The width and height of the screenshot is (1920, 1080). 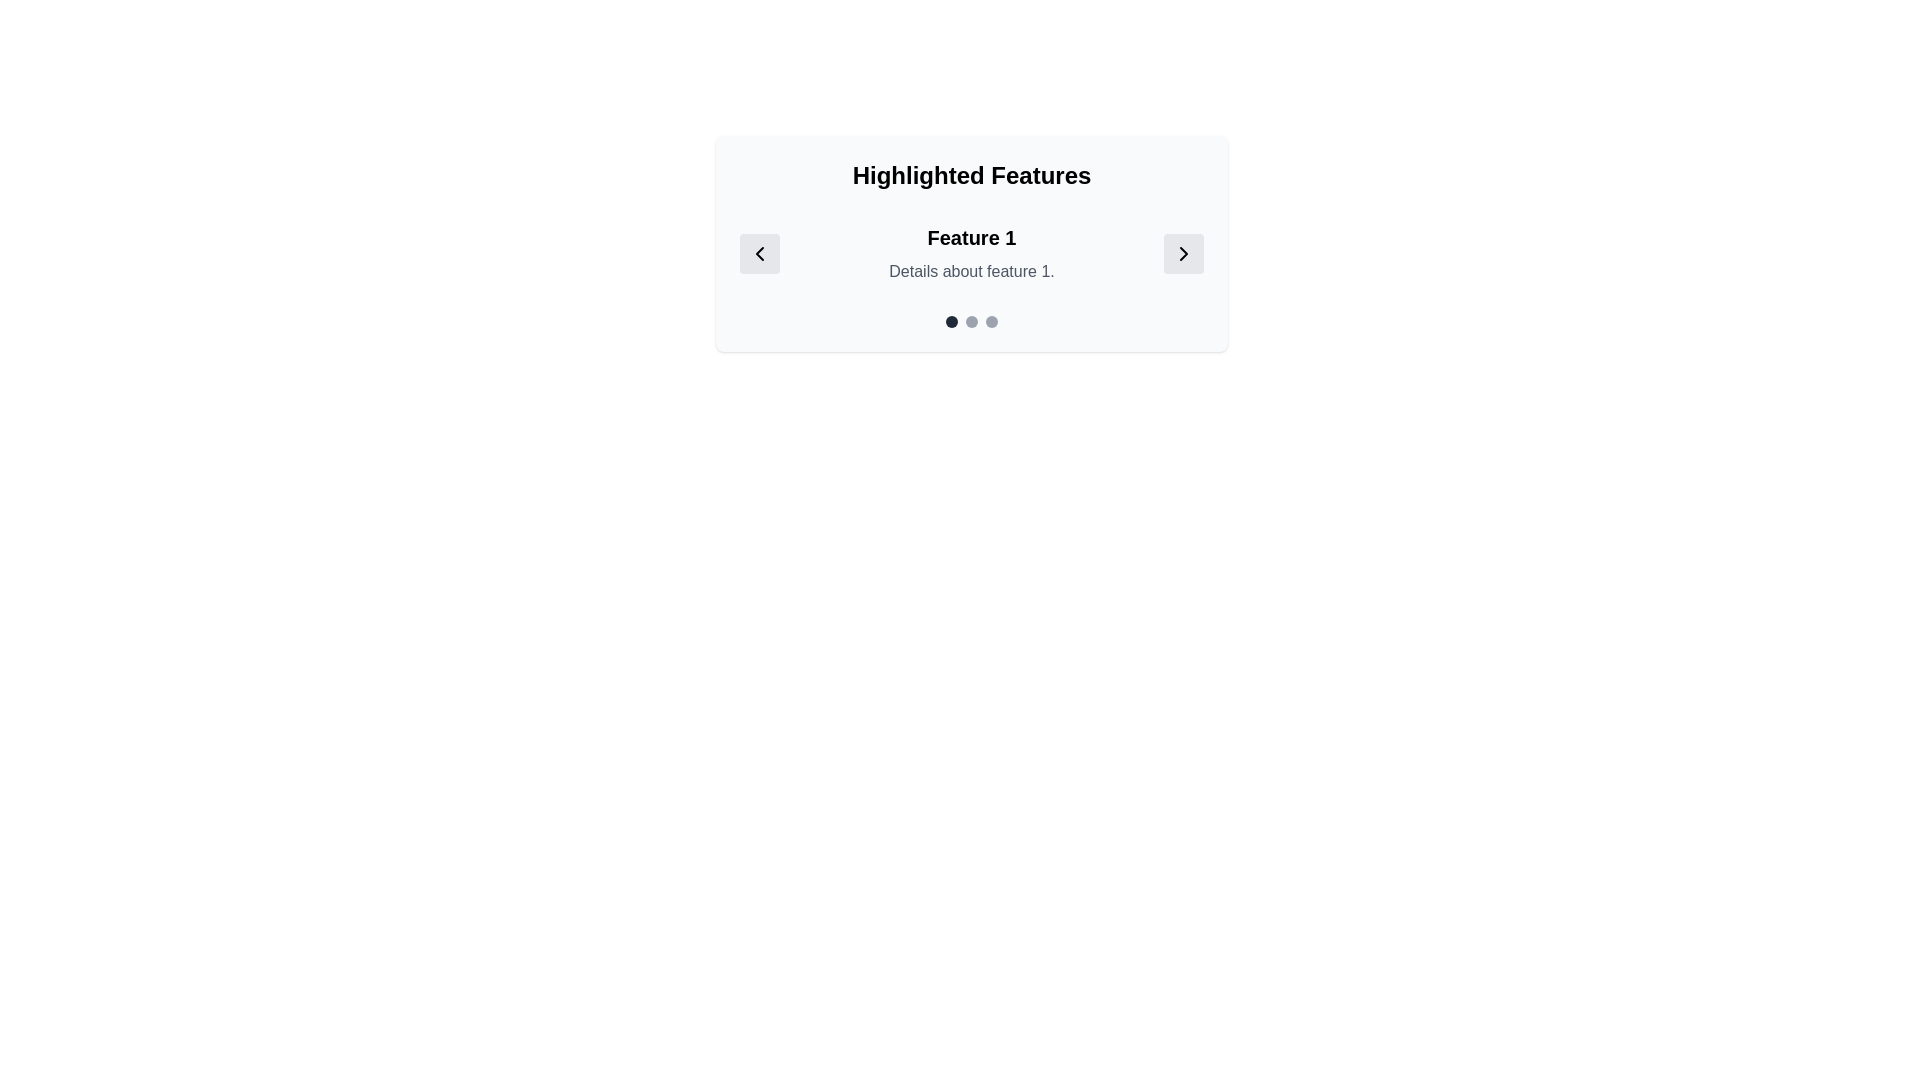 What do you see at coordinates (1184, 253) in the screenshot?
I see `the right-pointing chevron icon button in the middle-right portion of the highlighted feature section` at bounding box center [1184, 253].